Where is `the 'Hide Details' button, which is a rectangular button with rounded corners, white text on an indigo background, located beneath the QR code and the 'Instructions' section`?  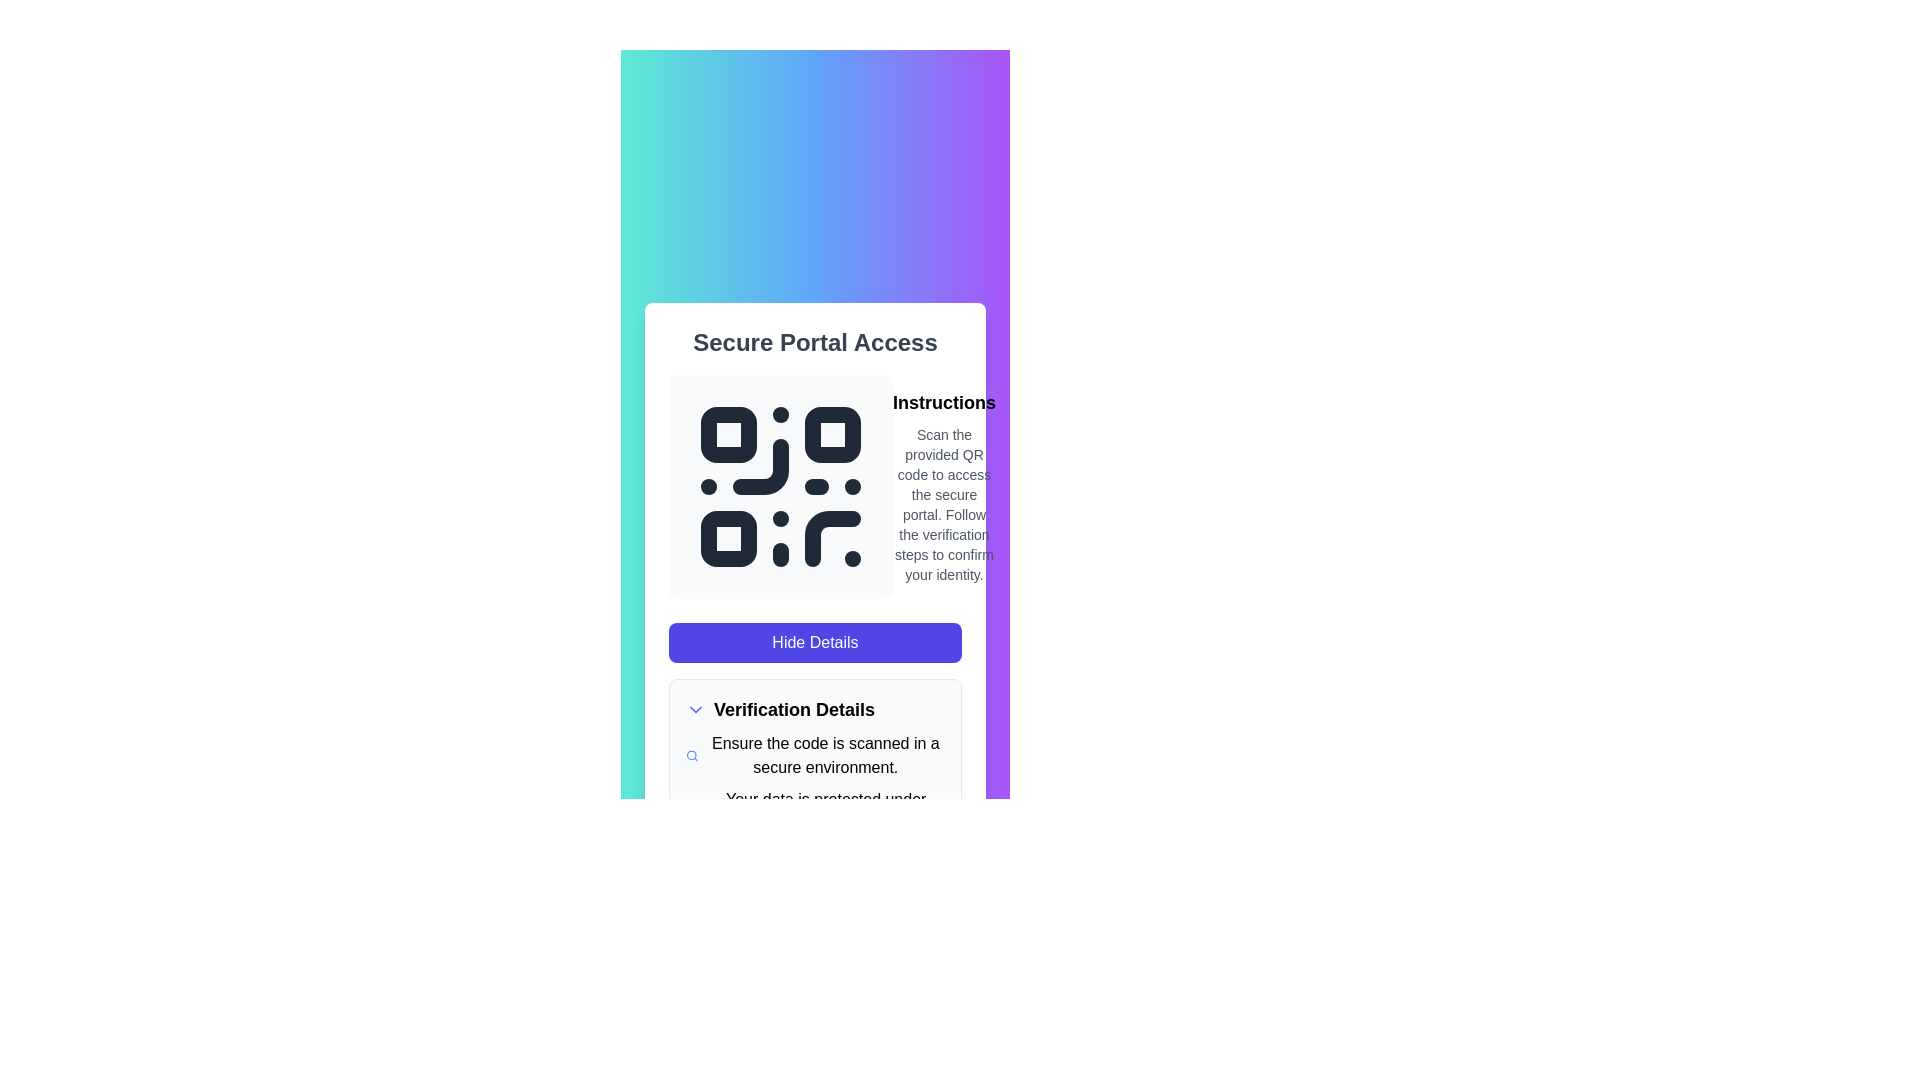 the 'Hide Details' button, which is a rectangular button with rounded corners, white text on an indigo background, located beneath the QR code and the 'Instructions' section is located at coordinates (815, 643).